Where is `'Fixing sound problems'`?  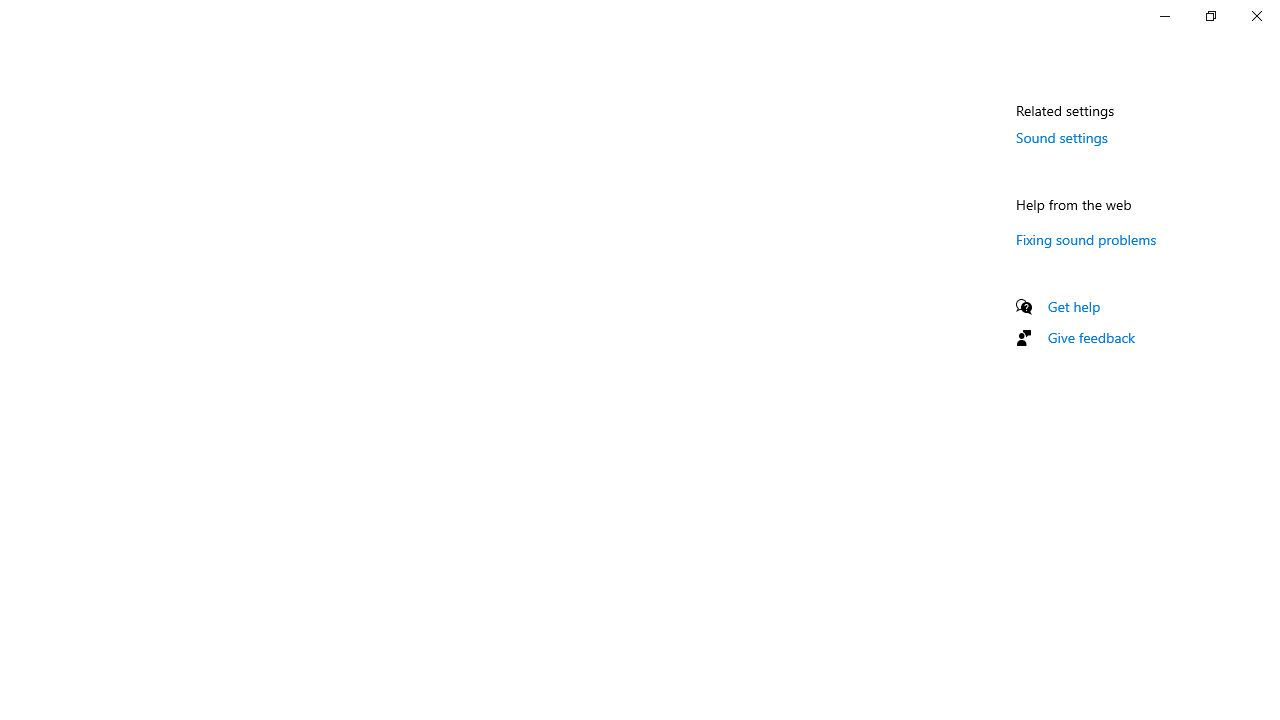
'Fixing sound problems' is located at coordinates (1085, 238).